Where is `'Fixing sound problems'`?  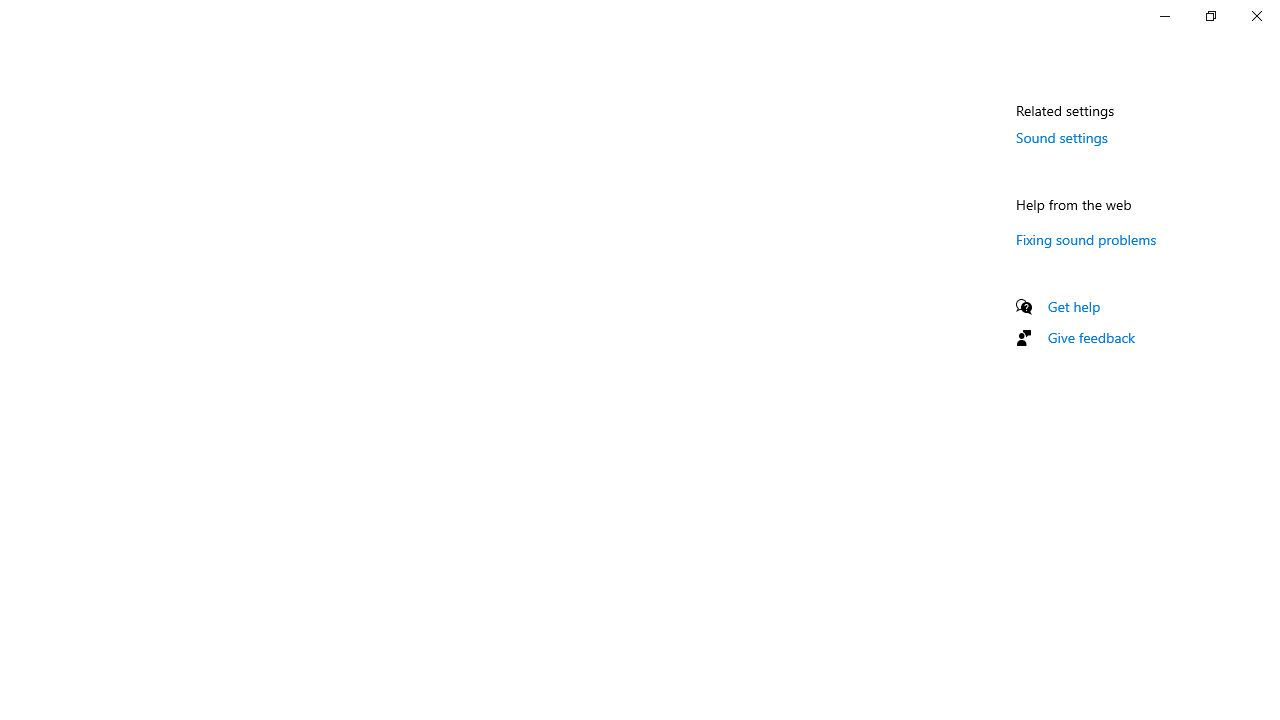
'Fixing sound problems' is located at coordinates (1085, 238).